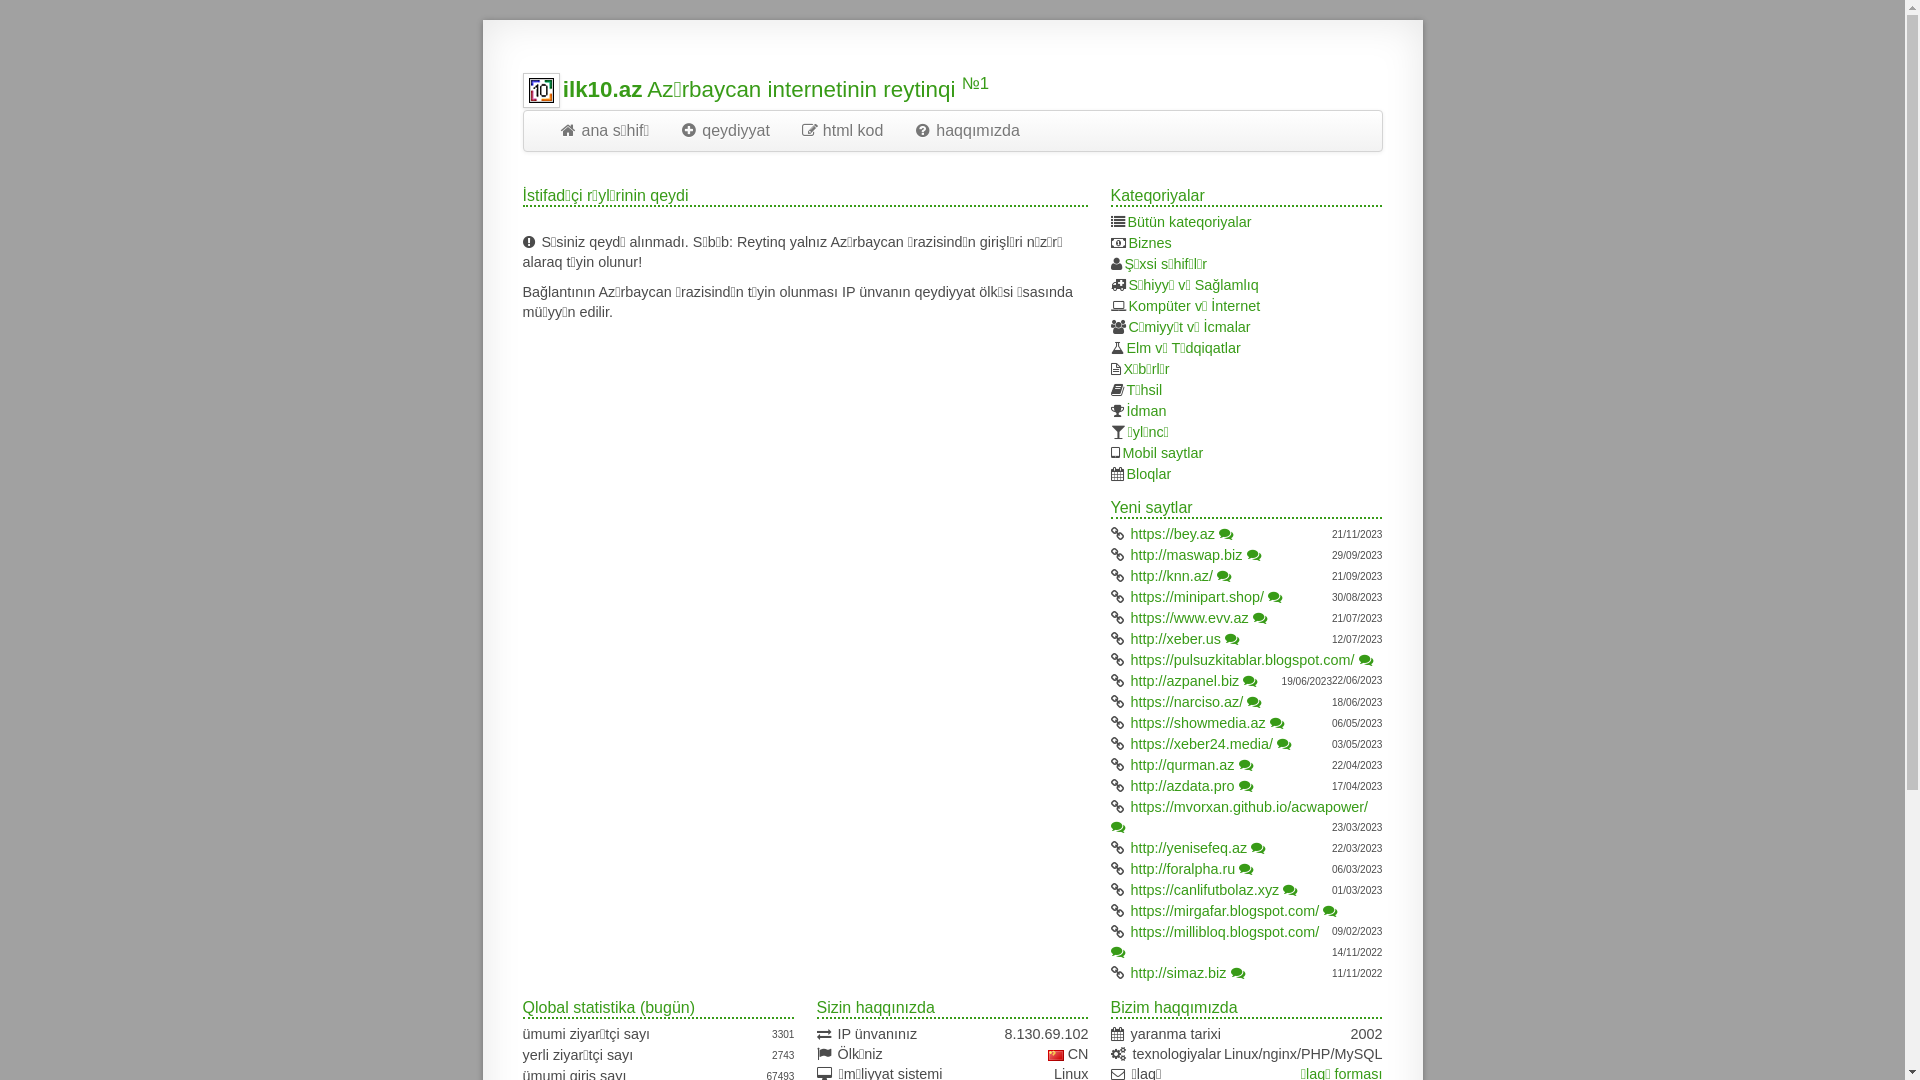 The height and width of the screenshot is (1080, 1920). Describe the element at coordinates (1182, 785) in the screenshot. I see `'http://azdata.pro'` at that location.